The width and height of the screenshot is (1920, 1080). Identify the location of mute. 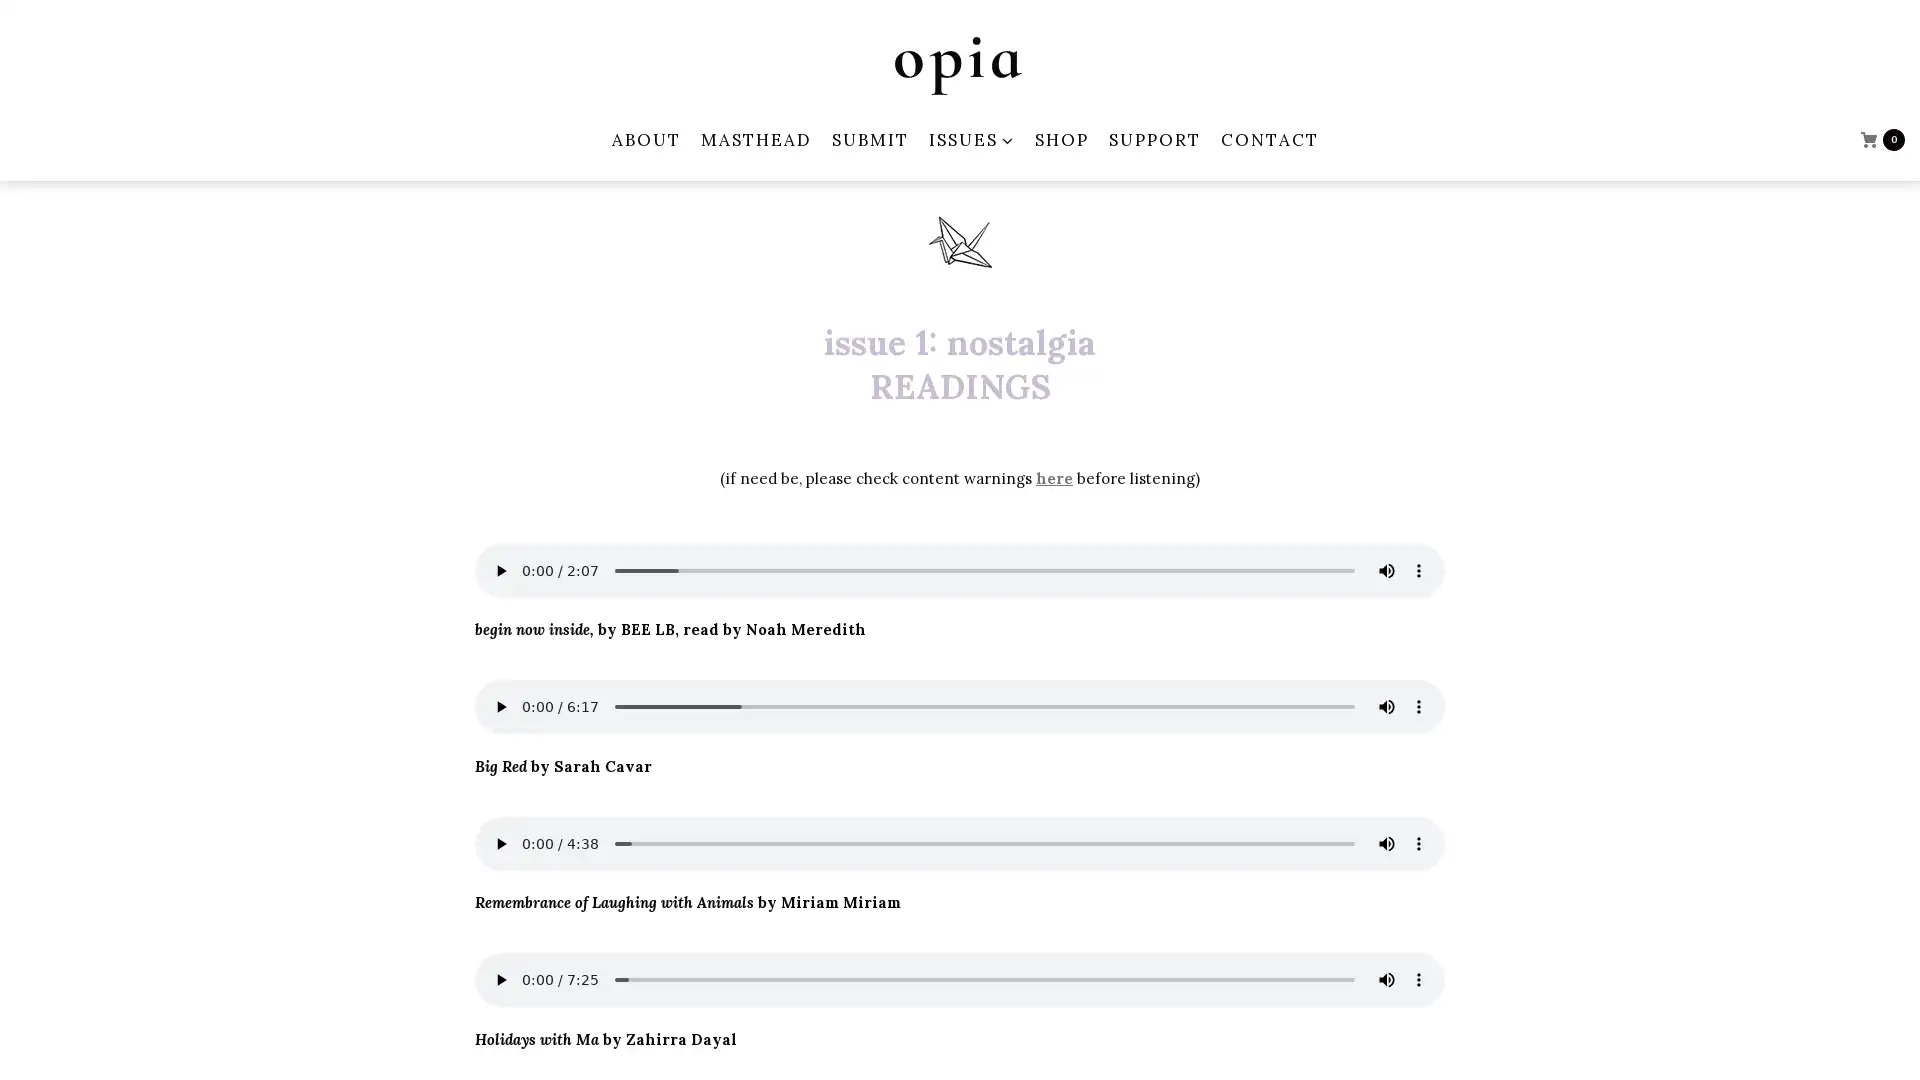
(1386, 570).